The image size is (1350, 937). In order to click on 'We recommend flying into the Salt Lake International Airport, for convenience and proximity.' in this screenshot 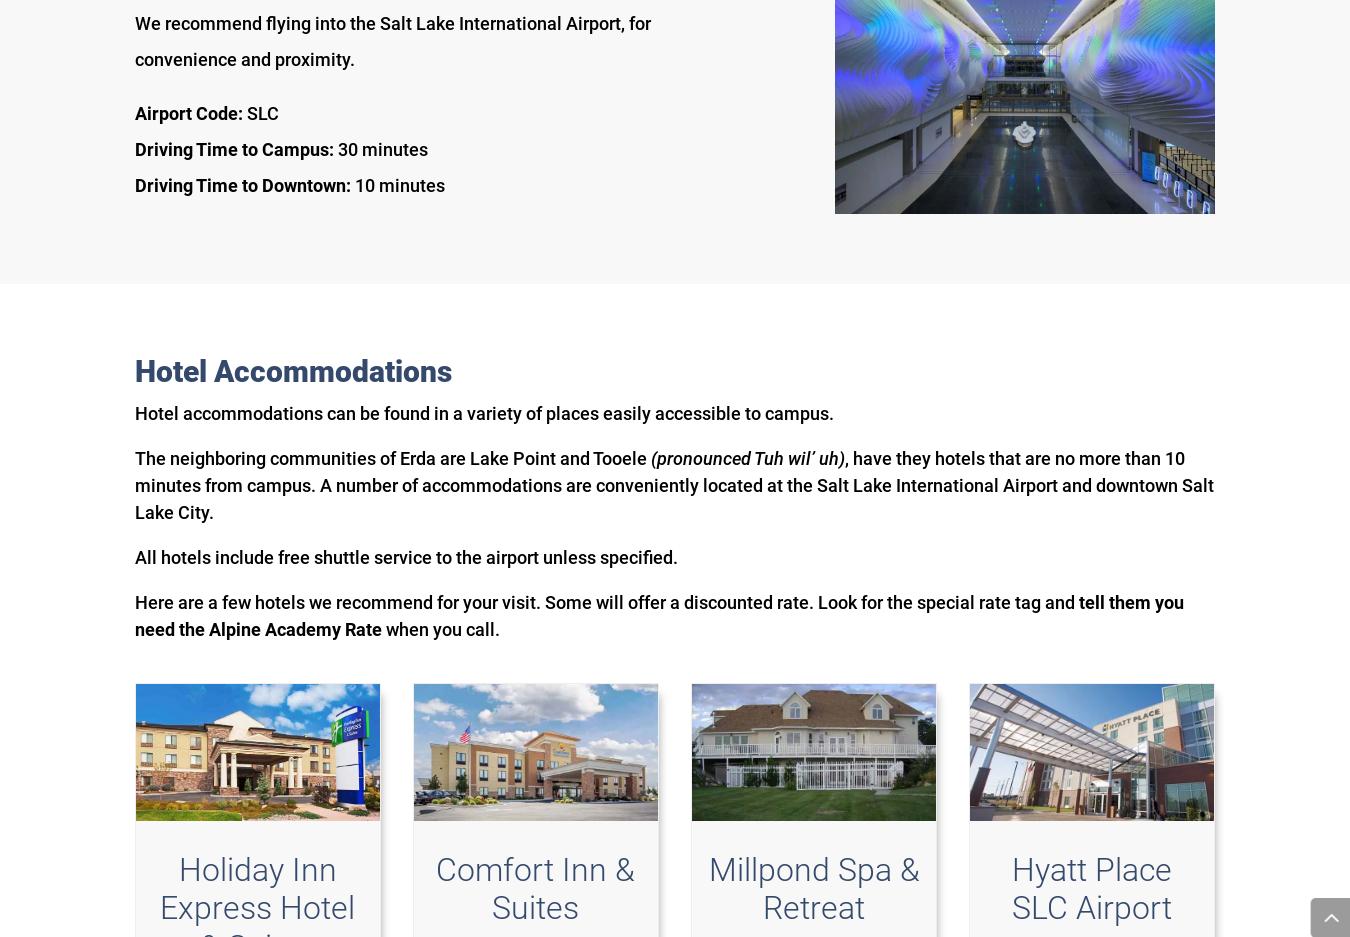, I will do `click(392, 41)`.